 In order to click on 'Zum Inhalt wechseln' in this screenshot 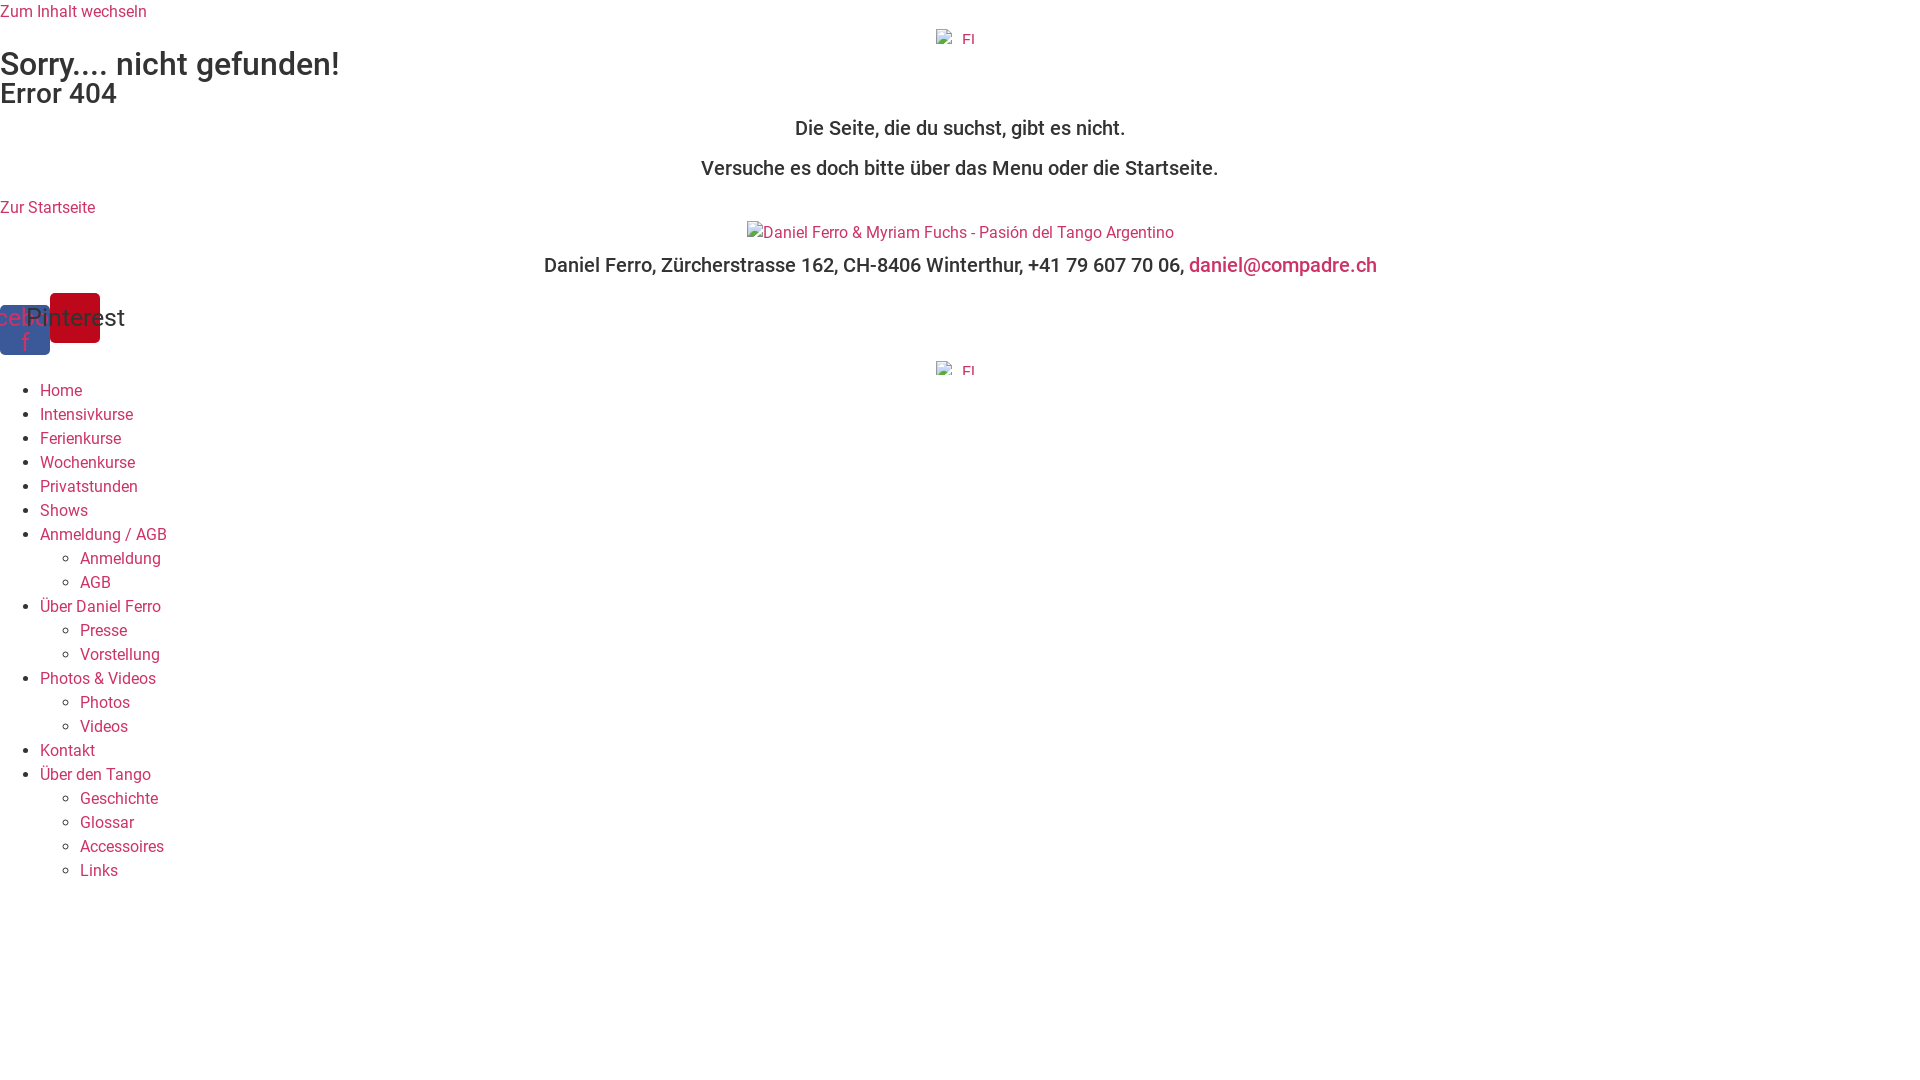, I will do `click(73, 11)`.